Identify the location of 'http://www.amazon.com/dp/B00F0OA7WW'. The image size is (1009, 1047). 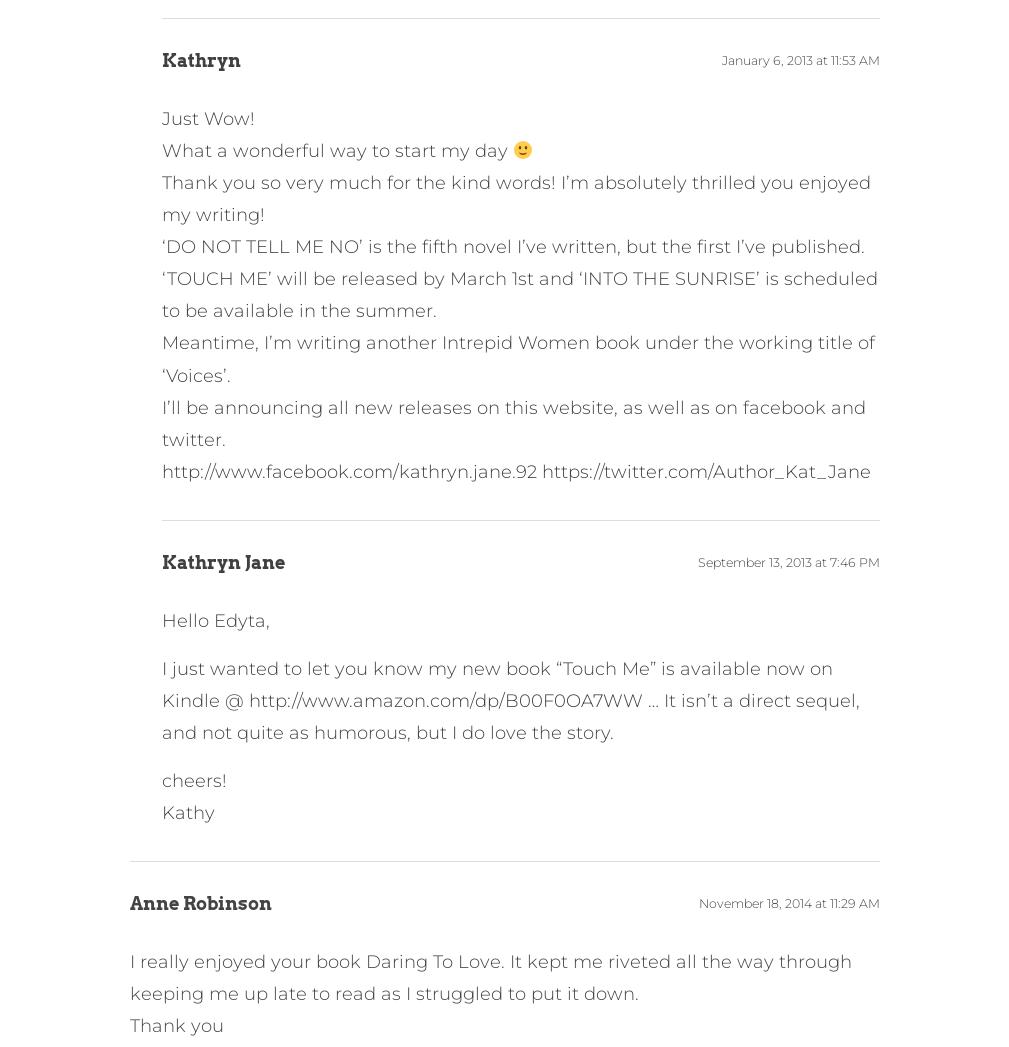
(443, 699).